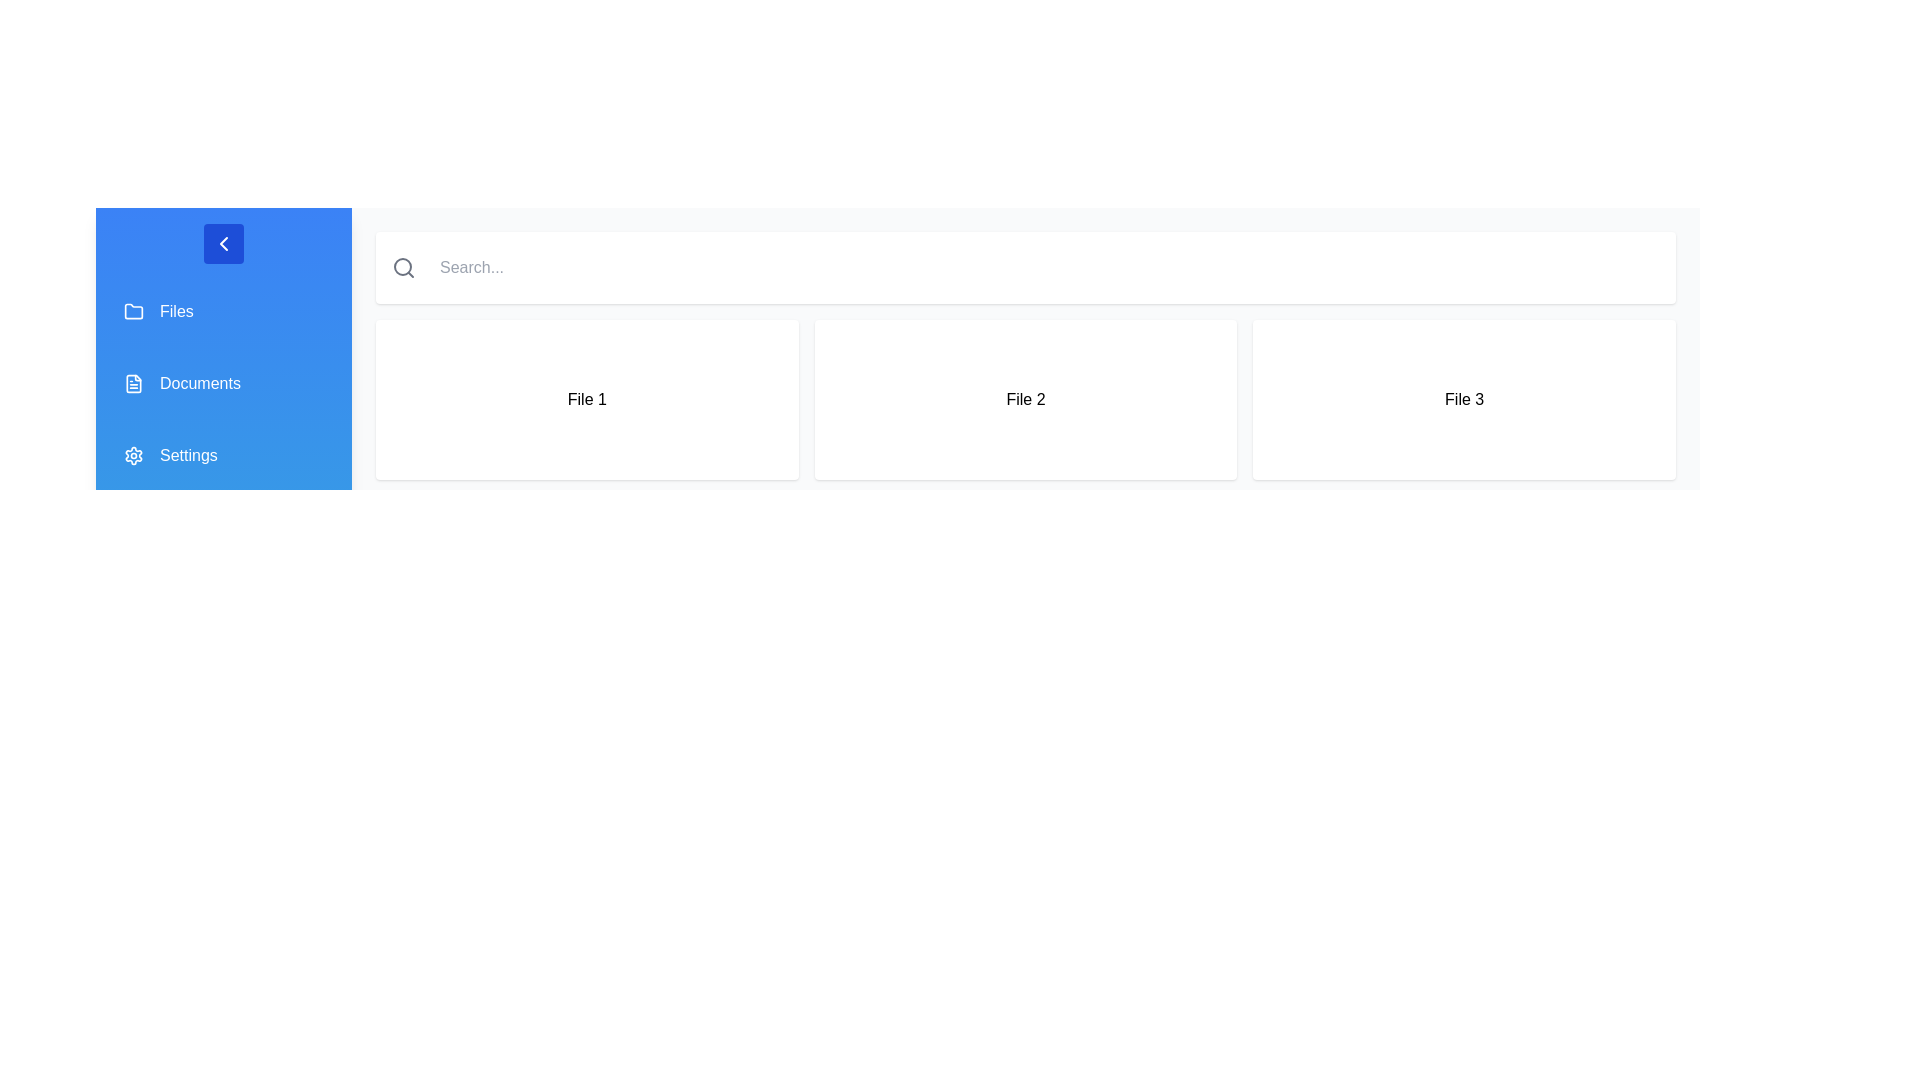 This screenshot has width=1920, height=1080. Describe the element at coordinates (1025, 400) in the screenshot. I see `the File 2 element to view its details` at that location.